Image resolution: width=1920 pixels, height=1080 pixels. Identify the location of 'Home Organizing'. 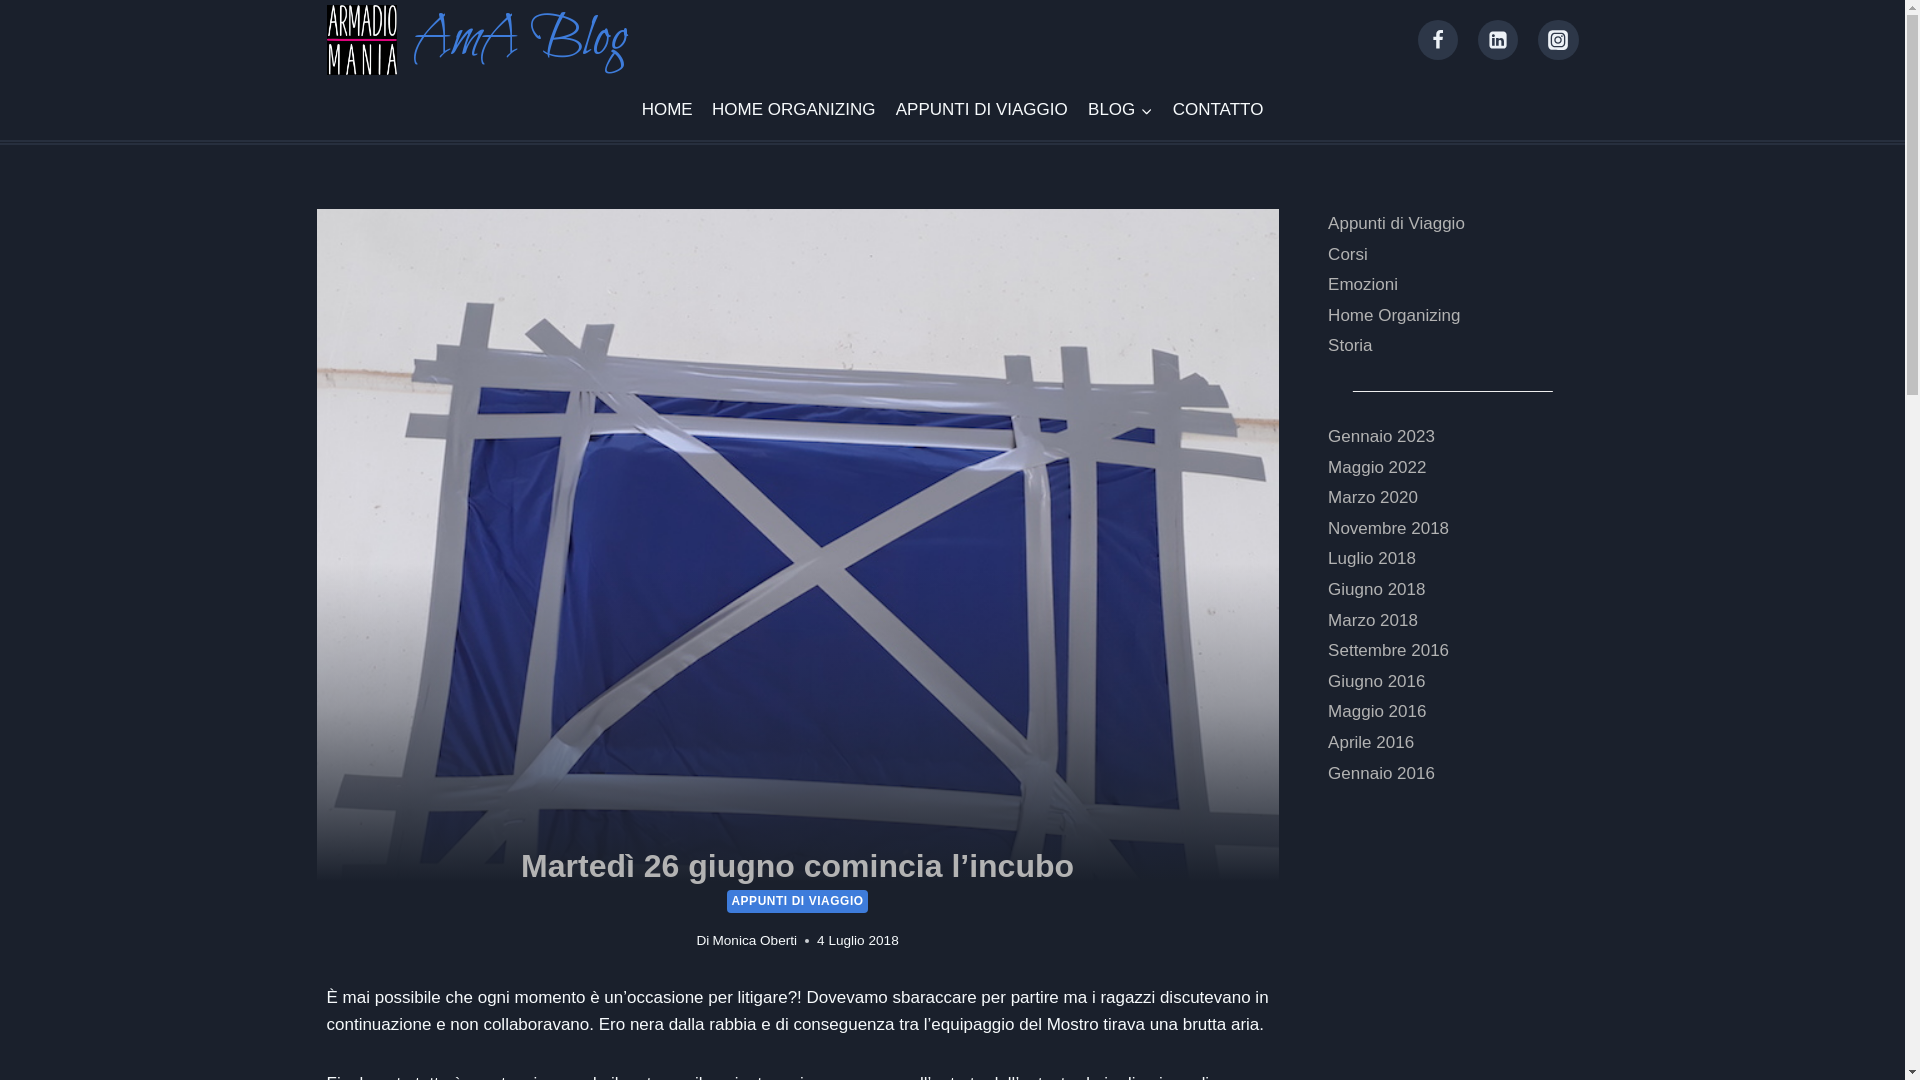
(1392, 315).